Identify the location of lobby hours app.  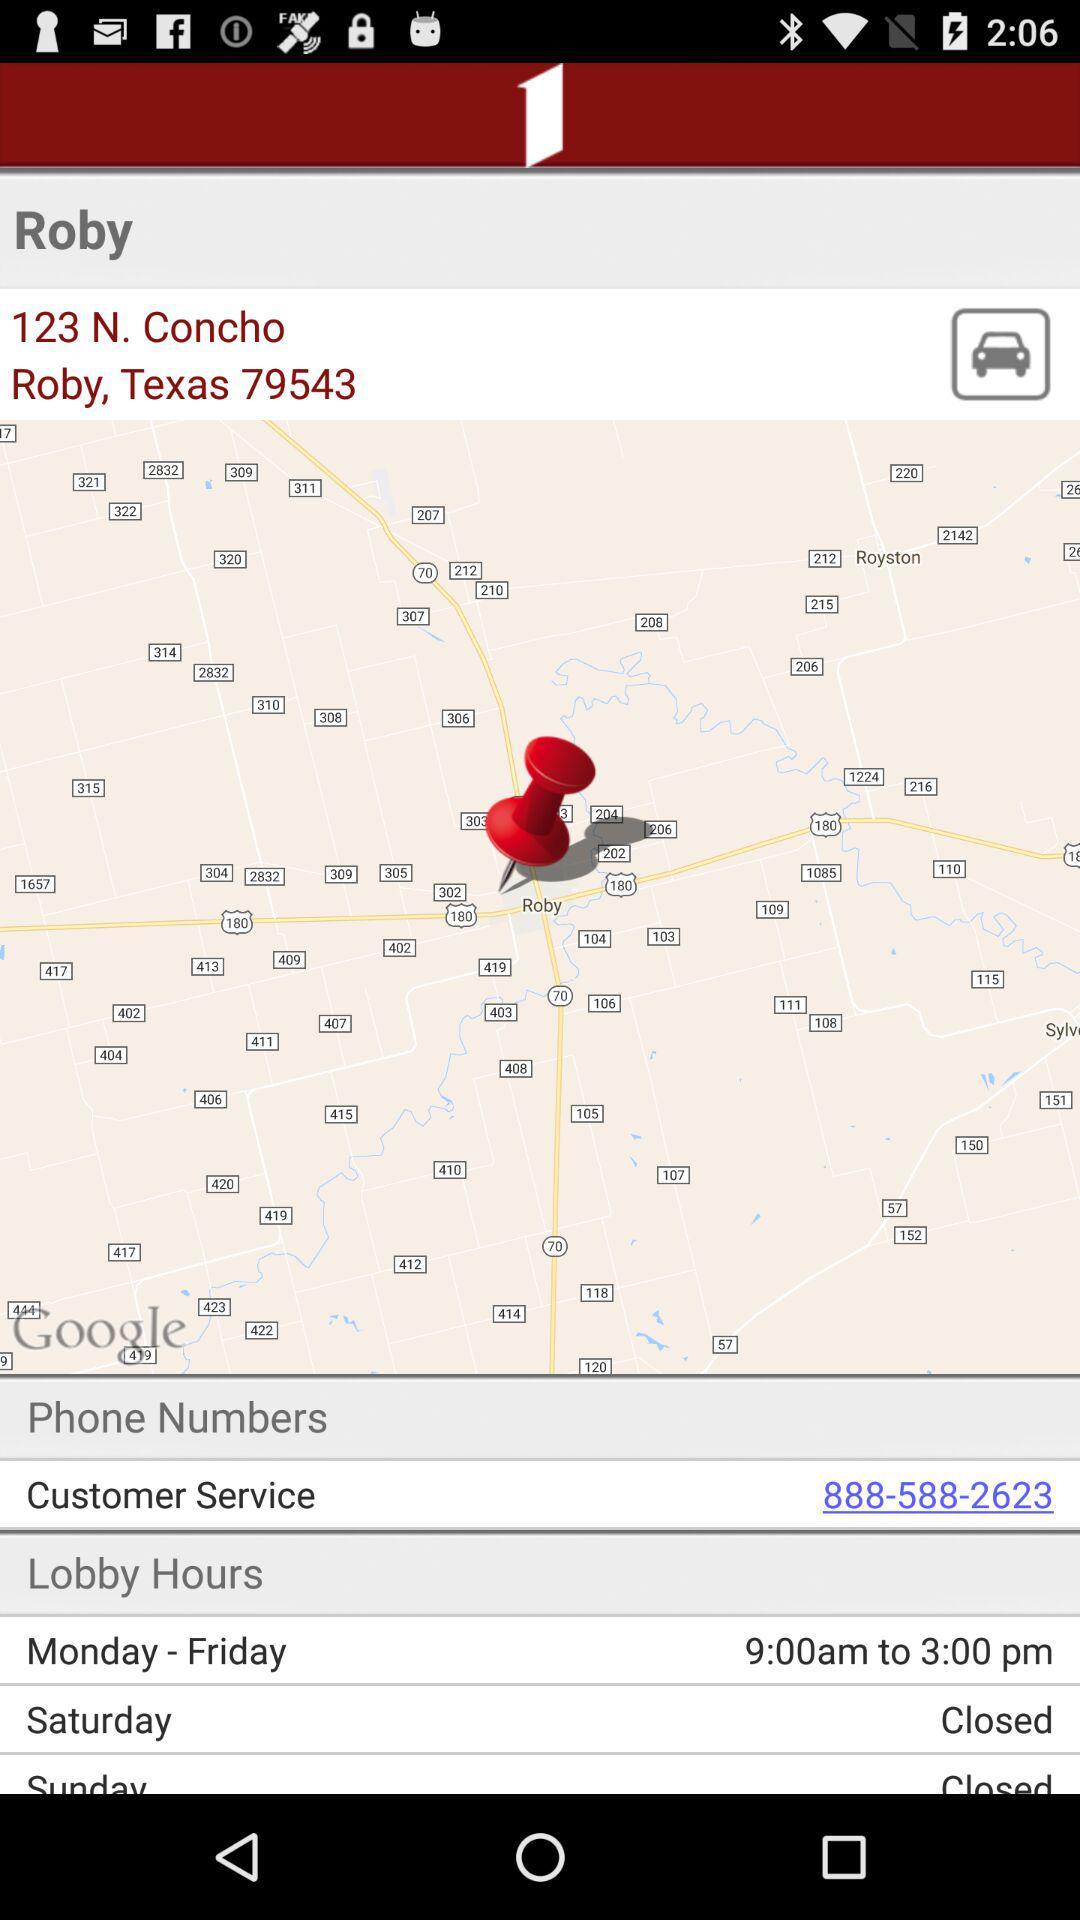
(144, 1570).